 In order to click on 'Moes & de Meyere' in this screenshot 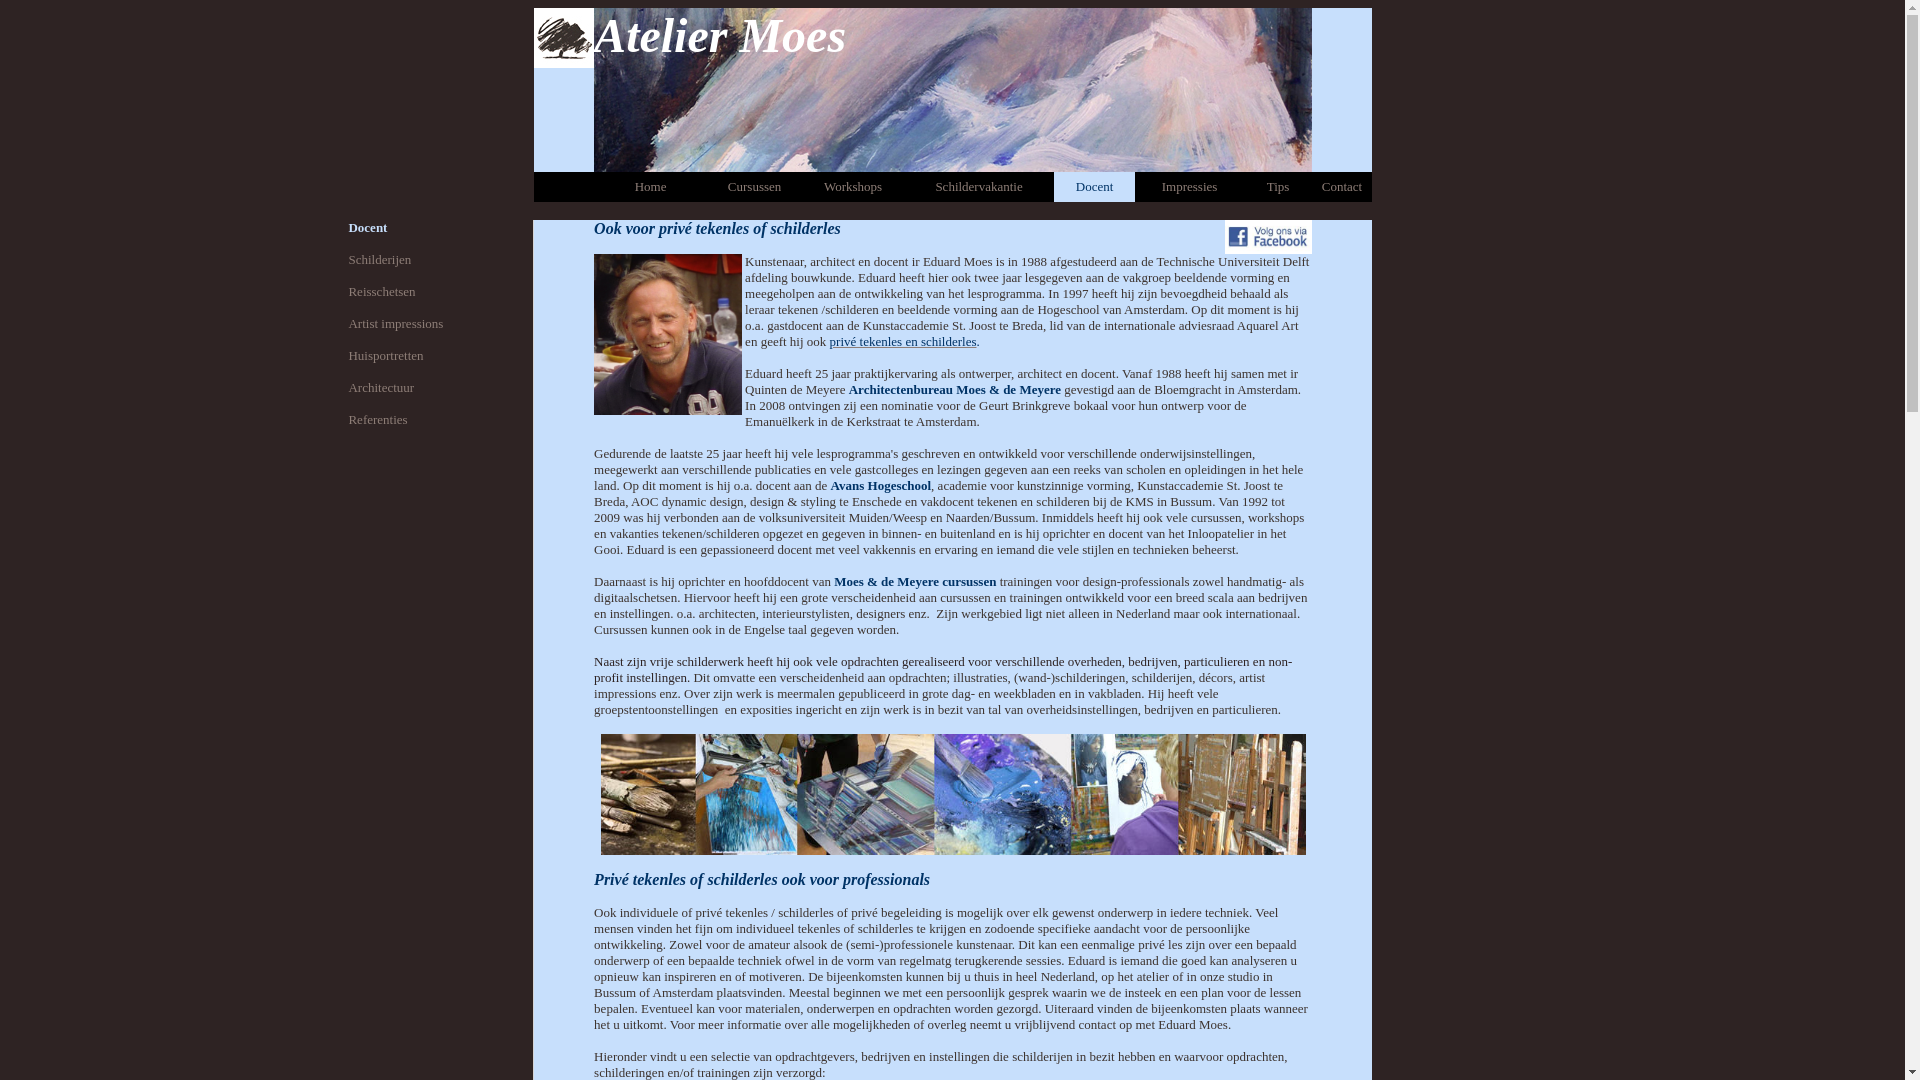, I will do `click(1008, 389)`.